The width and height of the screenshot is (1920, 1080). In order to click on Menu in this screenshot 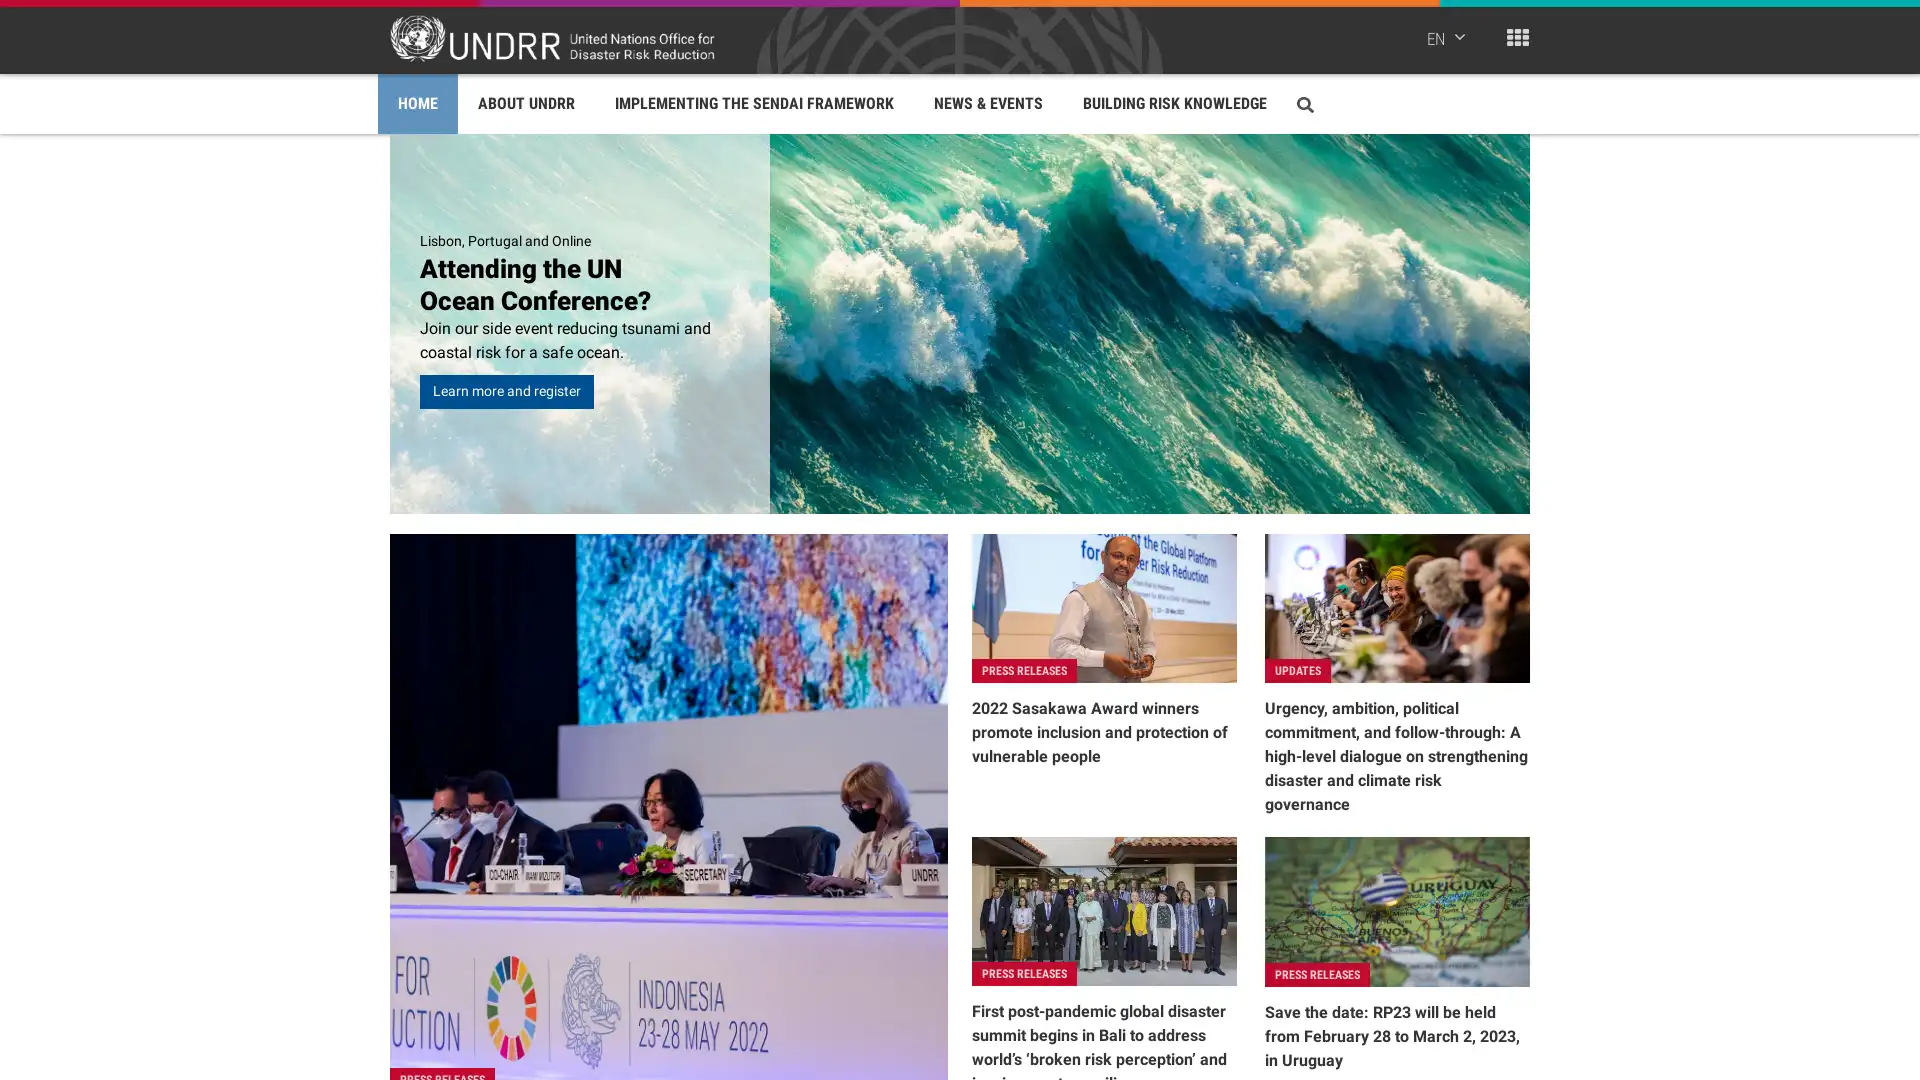, I will do `click(1517, 37)`.